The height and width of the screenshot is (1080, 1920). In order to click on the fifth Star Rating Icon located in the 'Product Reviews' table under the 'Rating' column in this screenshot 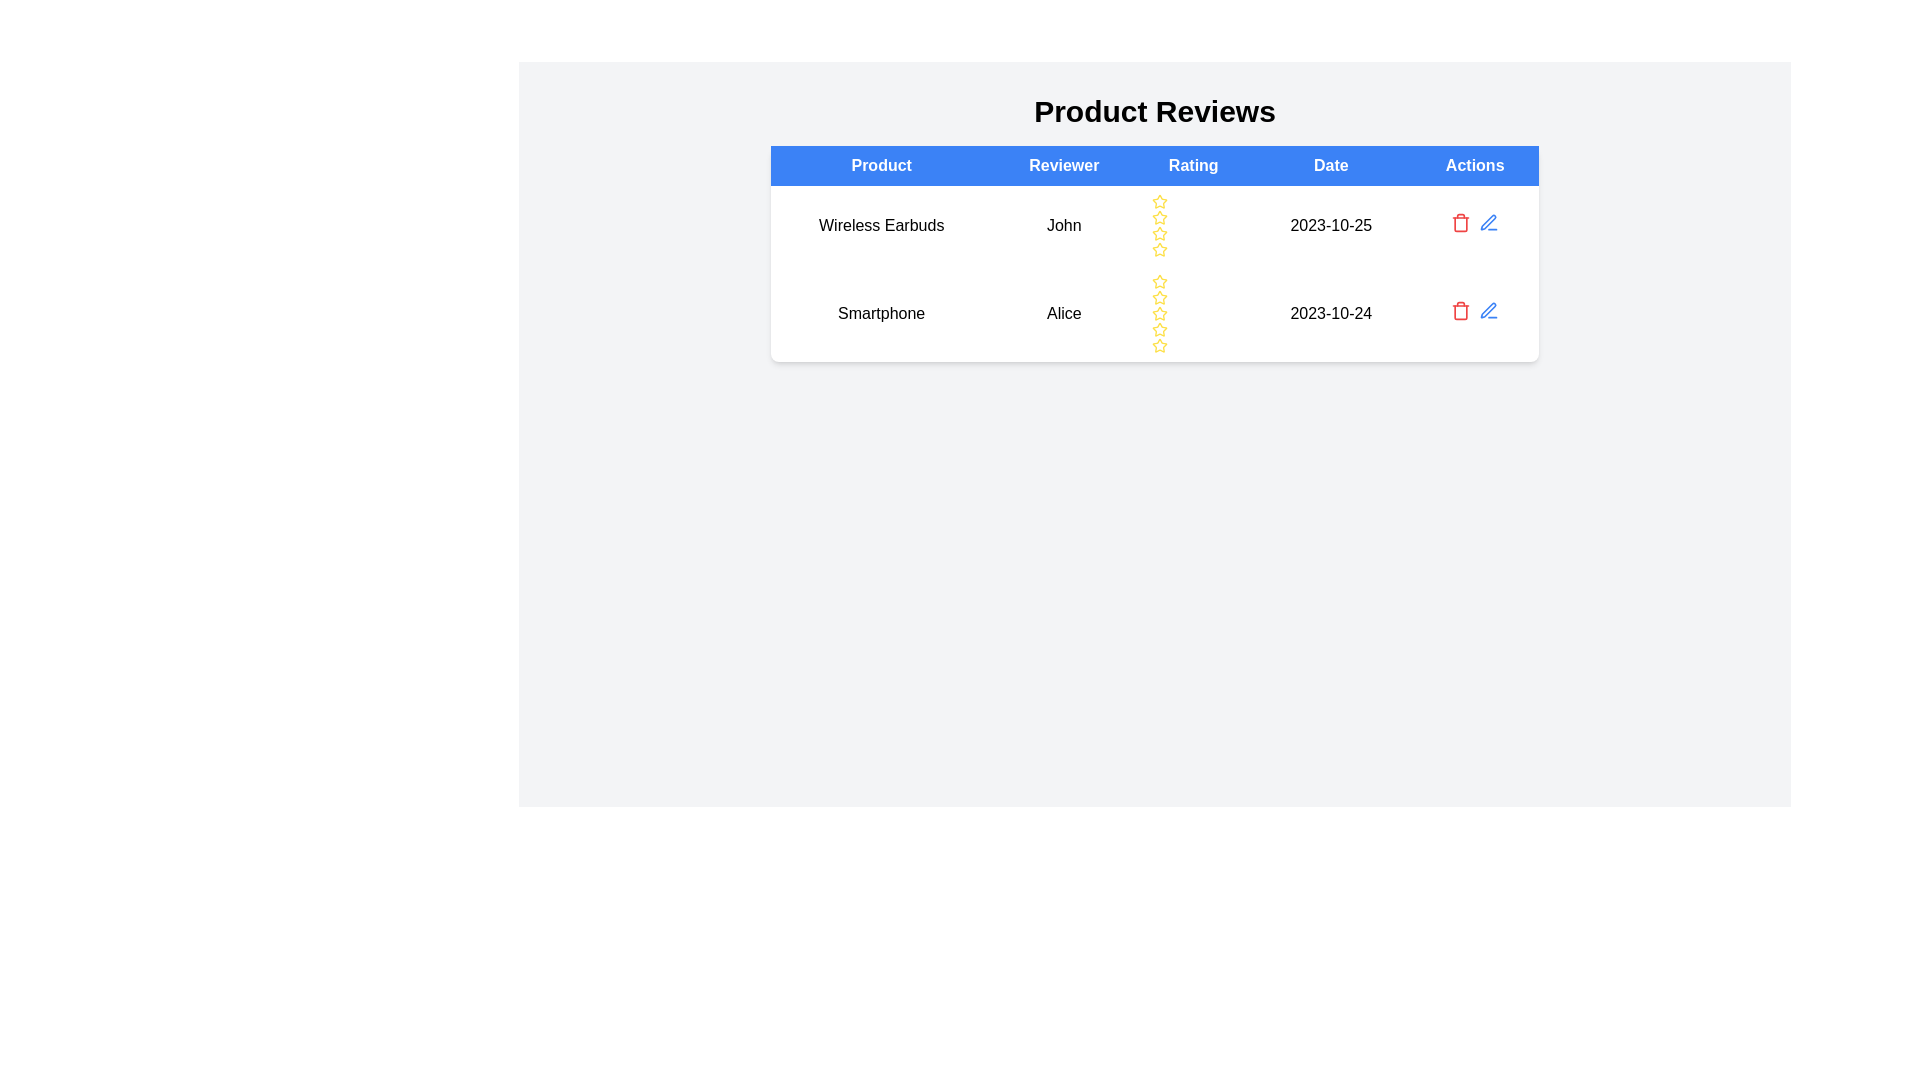, I will do `click(1160, 344)`.